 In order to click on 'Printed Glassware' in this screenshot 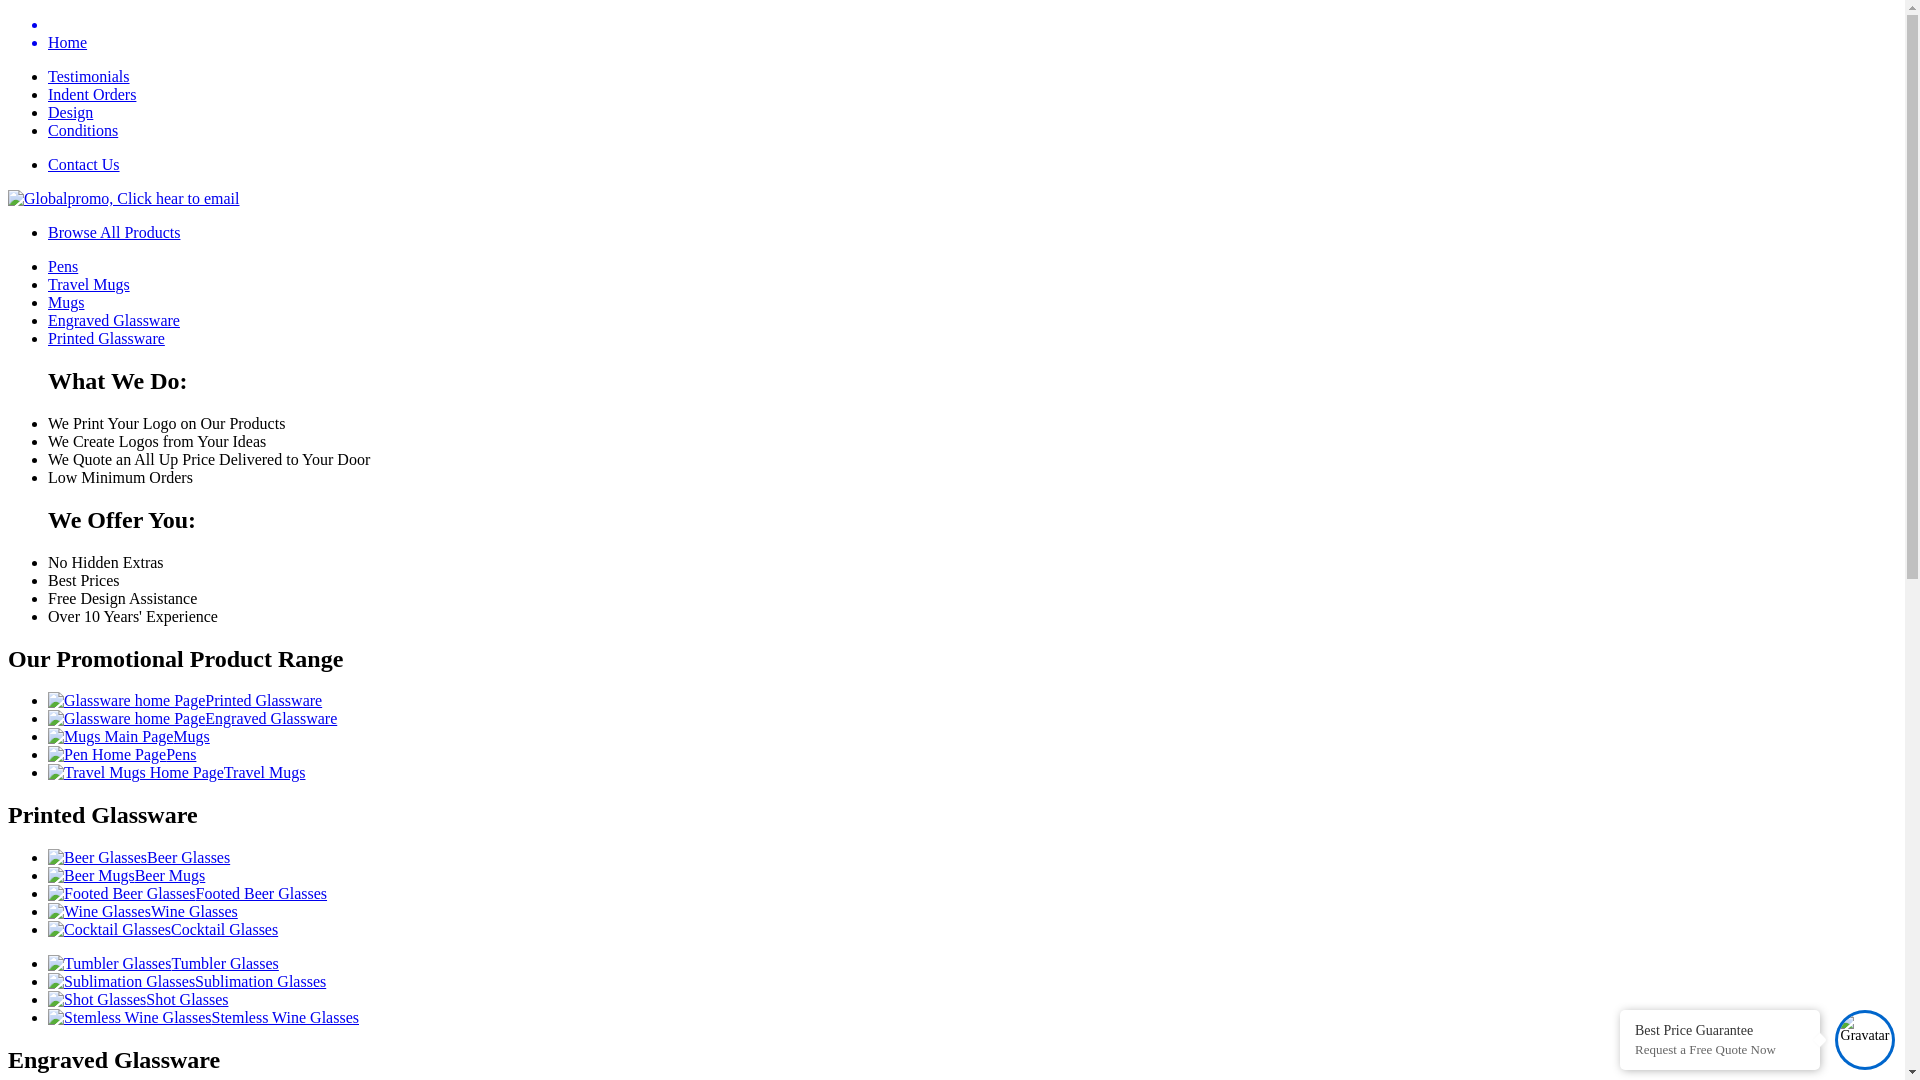, I will do `click(105, 337)`.